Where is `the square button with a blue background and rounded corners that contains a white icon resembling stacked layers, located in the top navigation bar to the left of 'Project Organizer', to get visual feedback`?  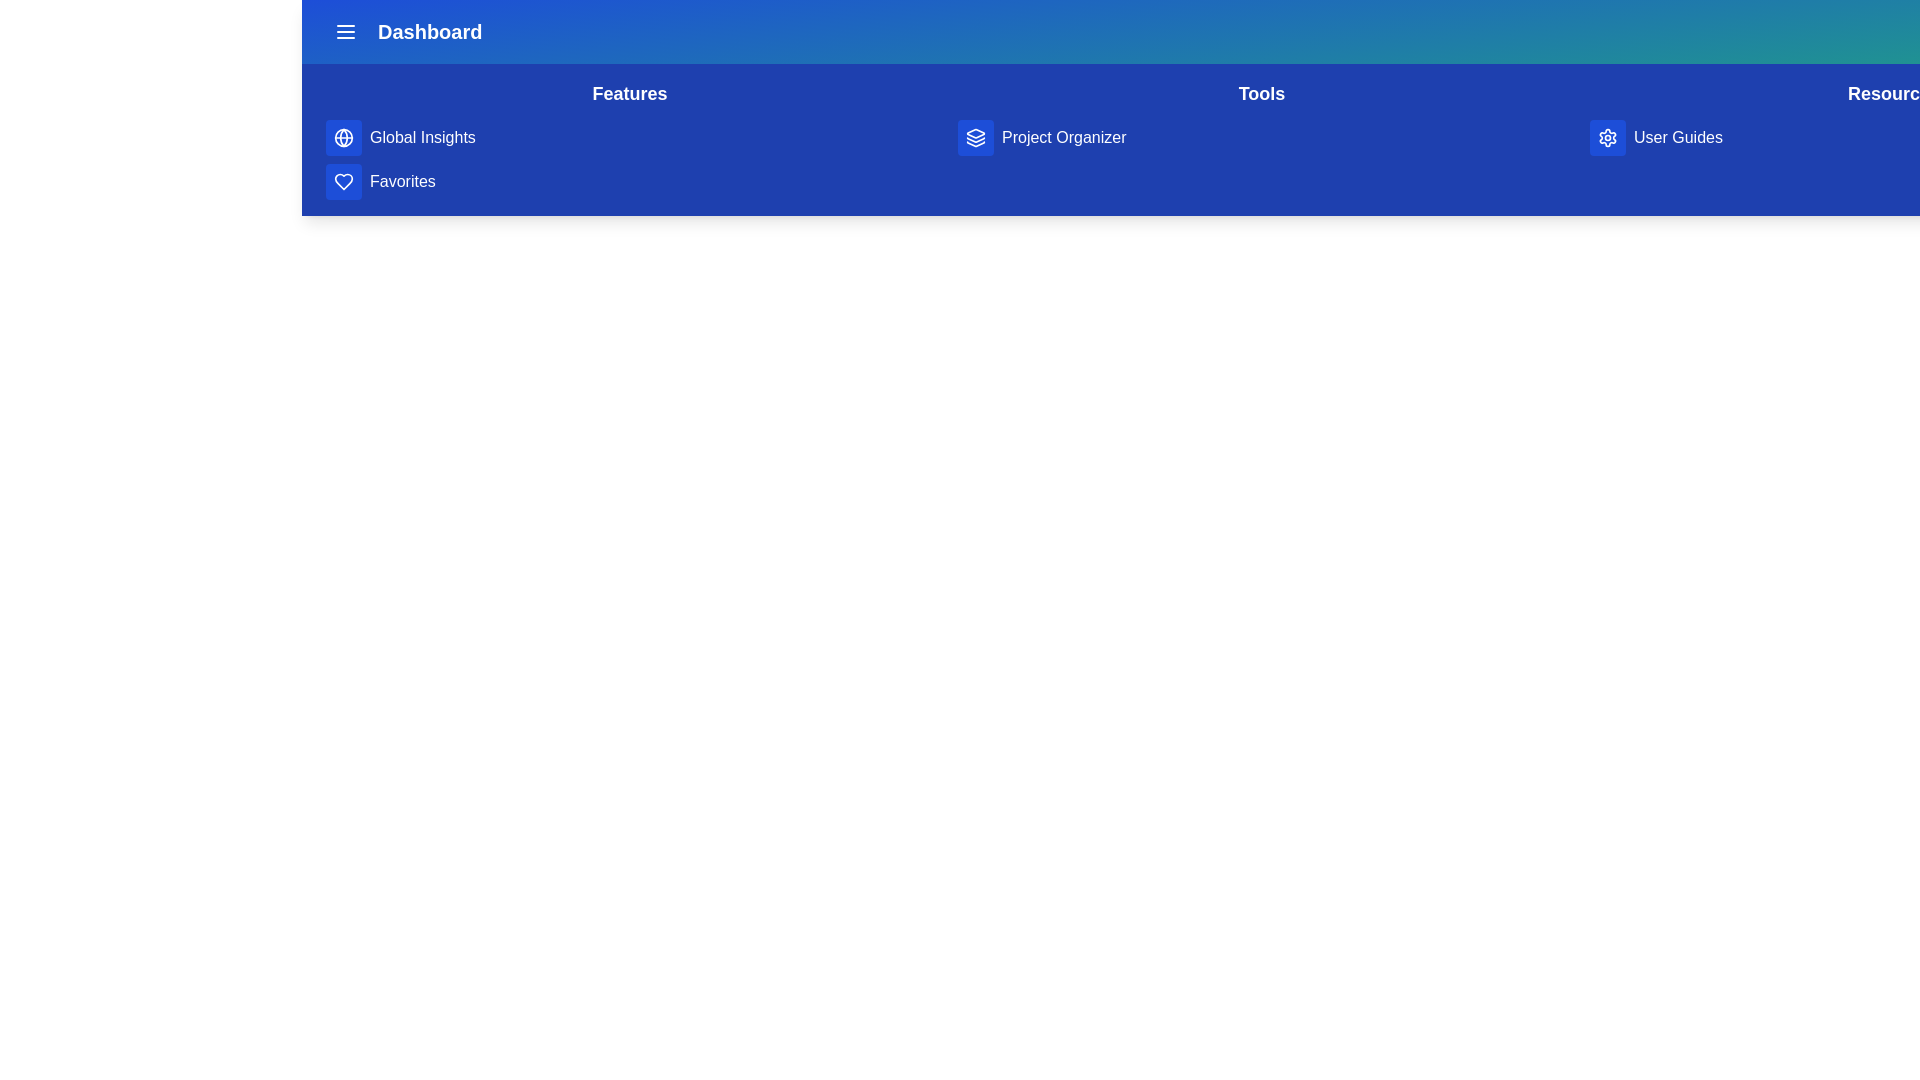
the square button with a blue background and rounded corners that contains a white icon resembling stacked layers, located in the top navigation bar to the left of 'Project Organizer', to get visual feedback is located at coordinates (975, 137).